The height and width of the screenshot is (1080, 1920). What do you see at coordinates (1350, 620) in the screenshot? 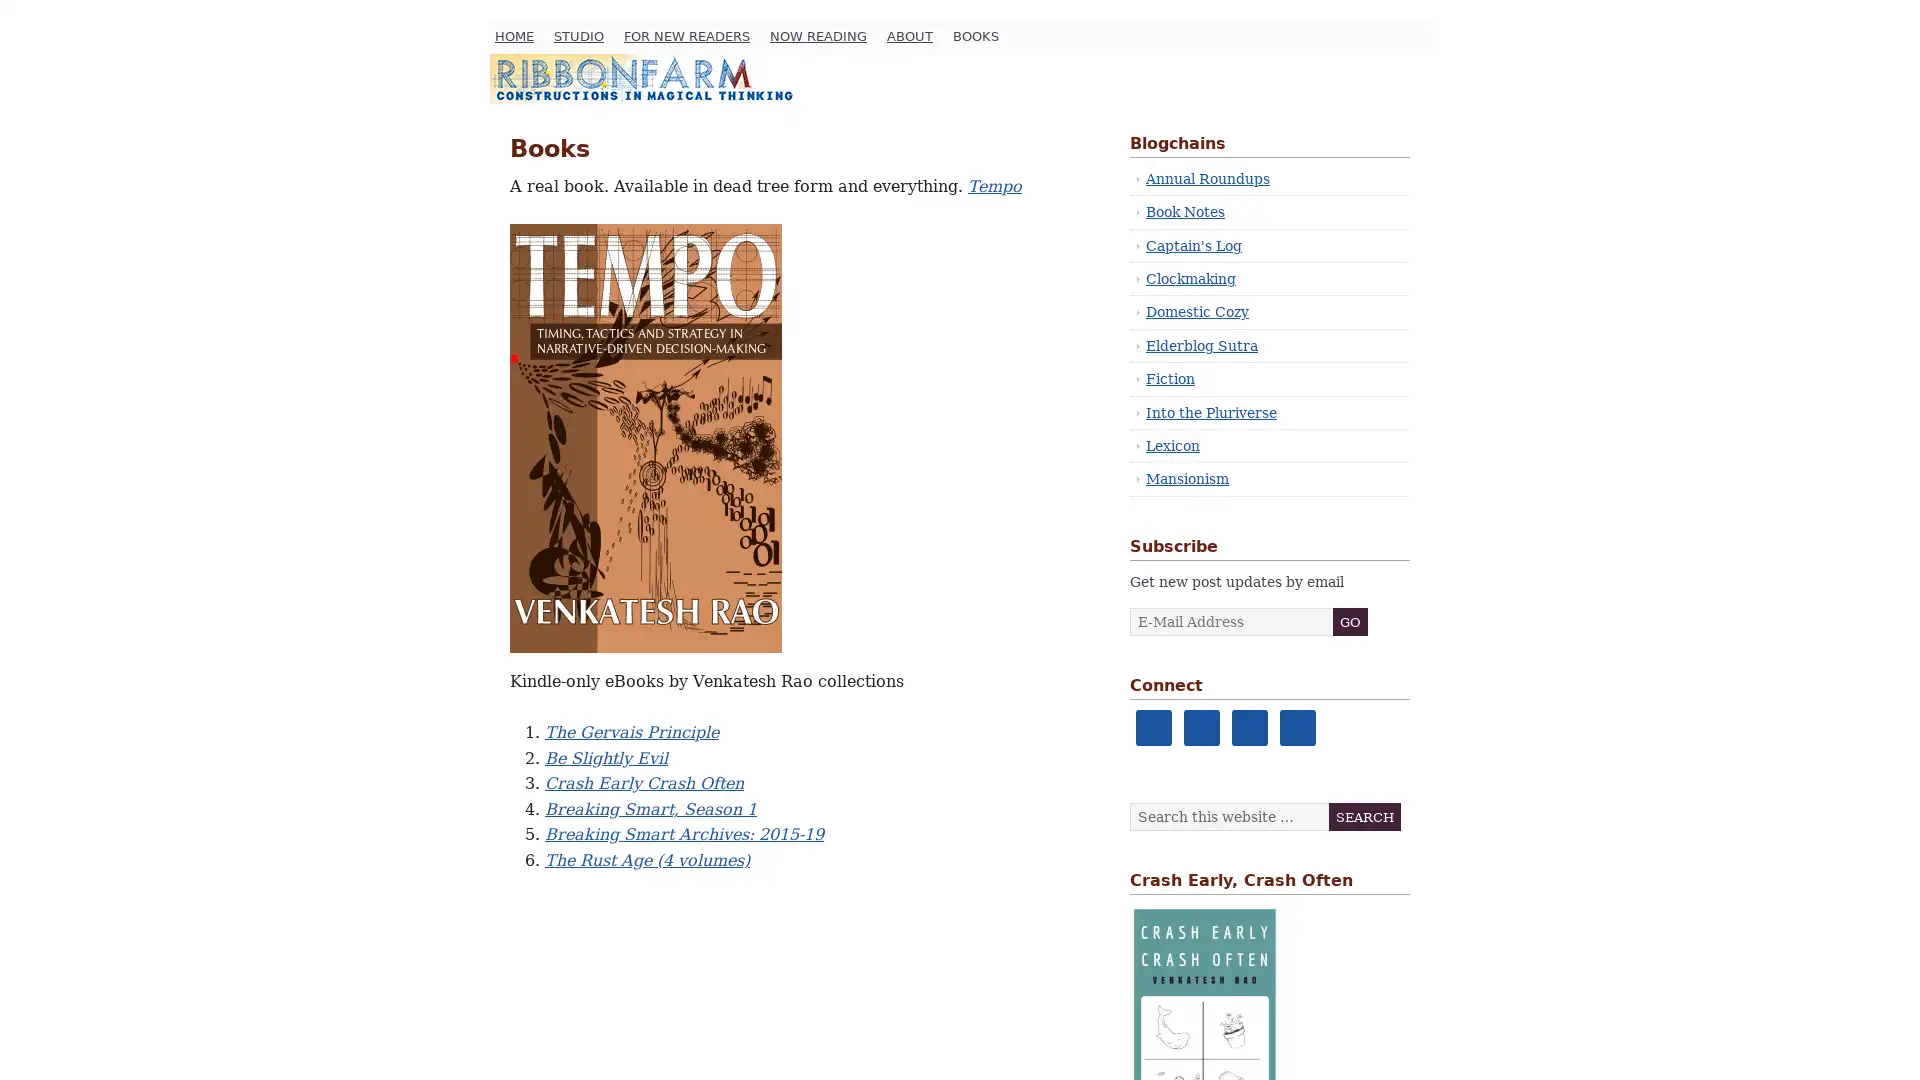
I see `Go` at bounding box center [1350, 620].